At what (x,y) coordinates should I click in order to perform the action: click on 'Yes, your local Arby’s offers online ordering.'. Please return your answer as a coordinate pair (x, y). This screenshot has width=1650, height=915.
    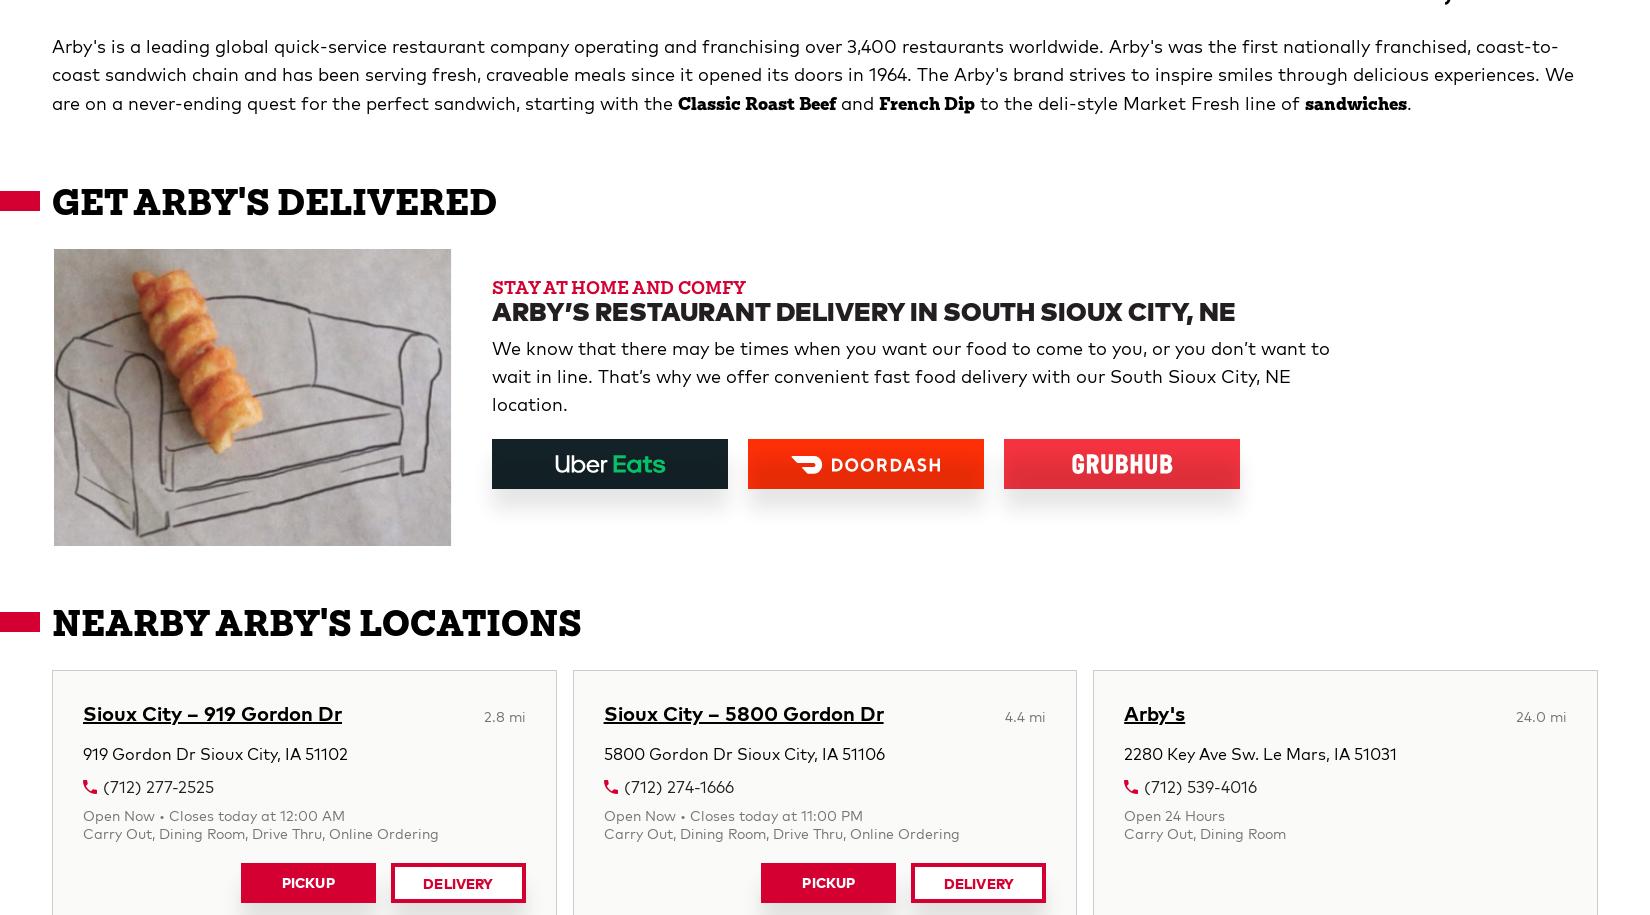
    Looking at the image, I should click on (243, 392).